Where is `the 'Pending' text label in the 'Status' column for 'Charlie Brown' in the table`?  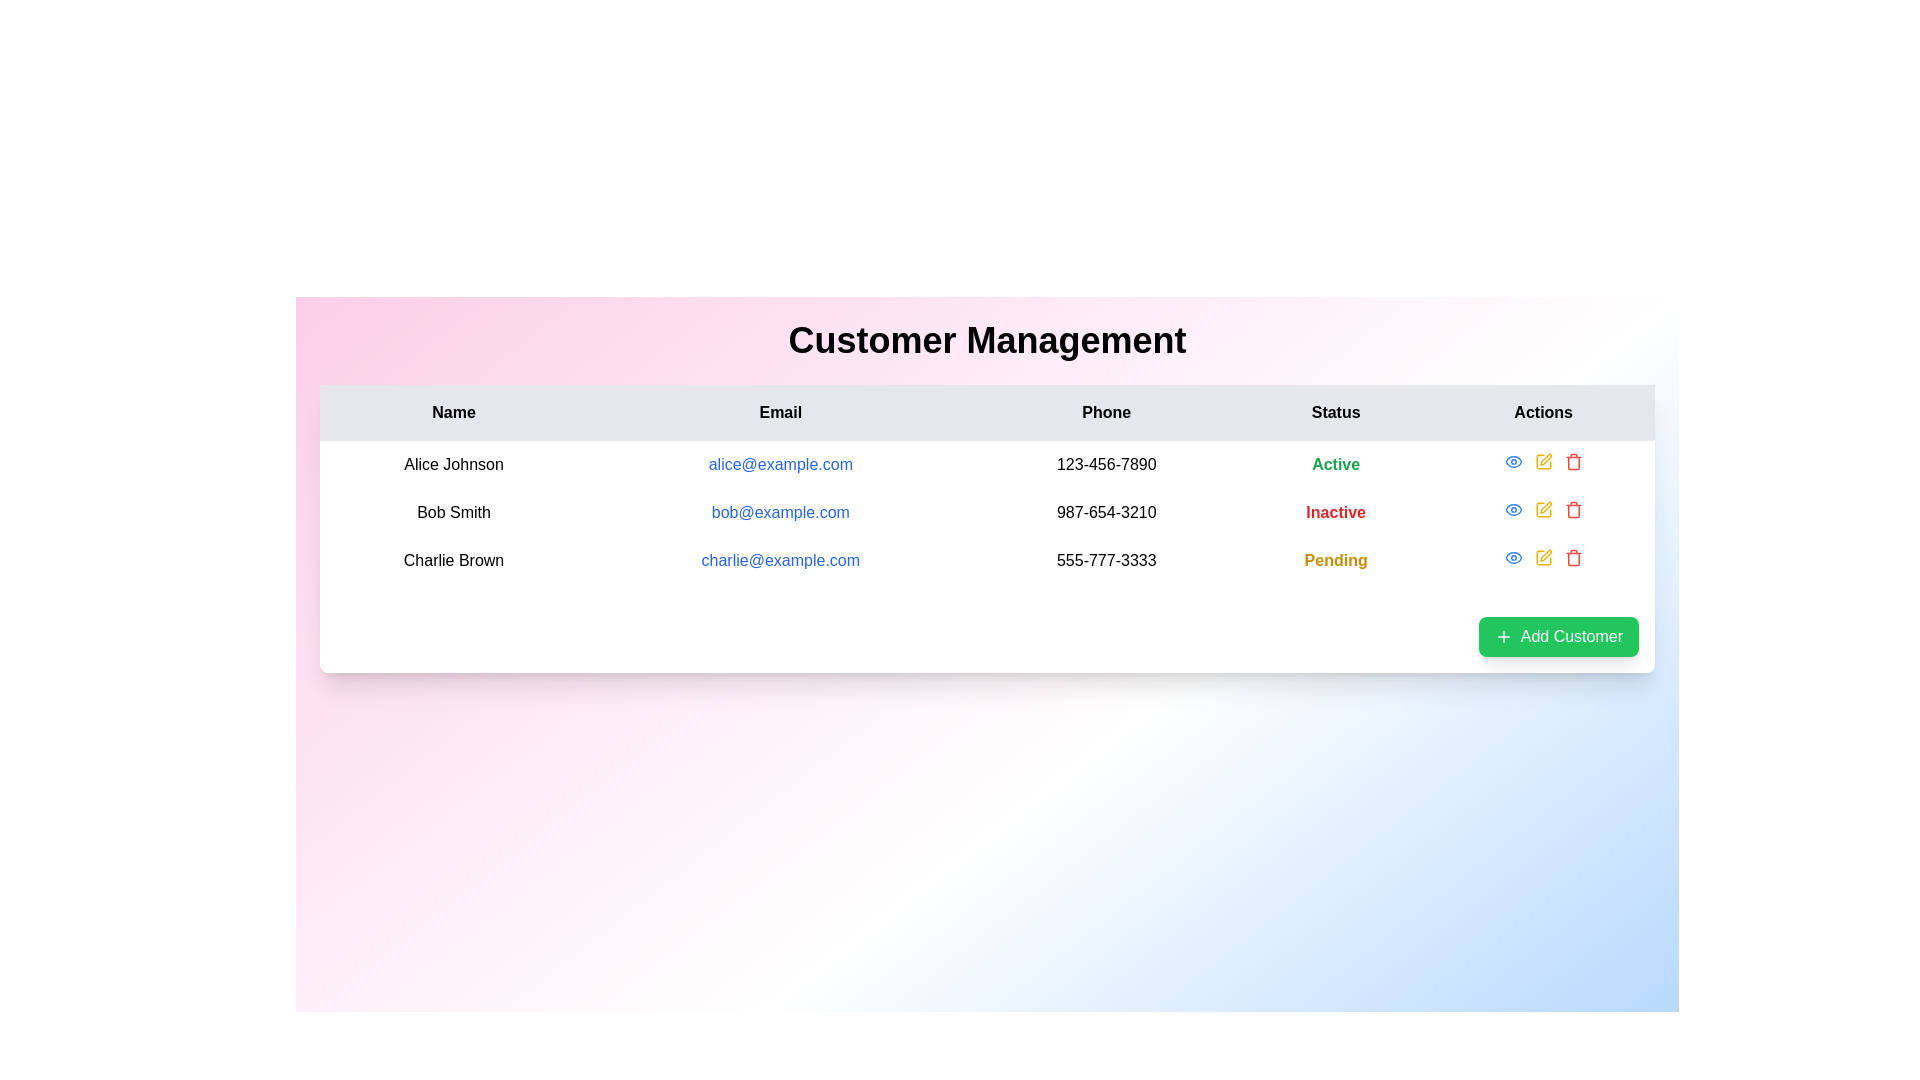
the 'Pending' text label in the 'Status' column for 'Charlie Brown' in the table is located at coordinates (1336, 560).